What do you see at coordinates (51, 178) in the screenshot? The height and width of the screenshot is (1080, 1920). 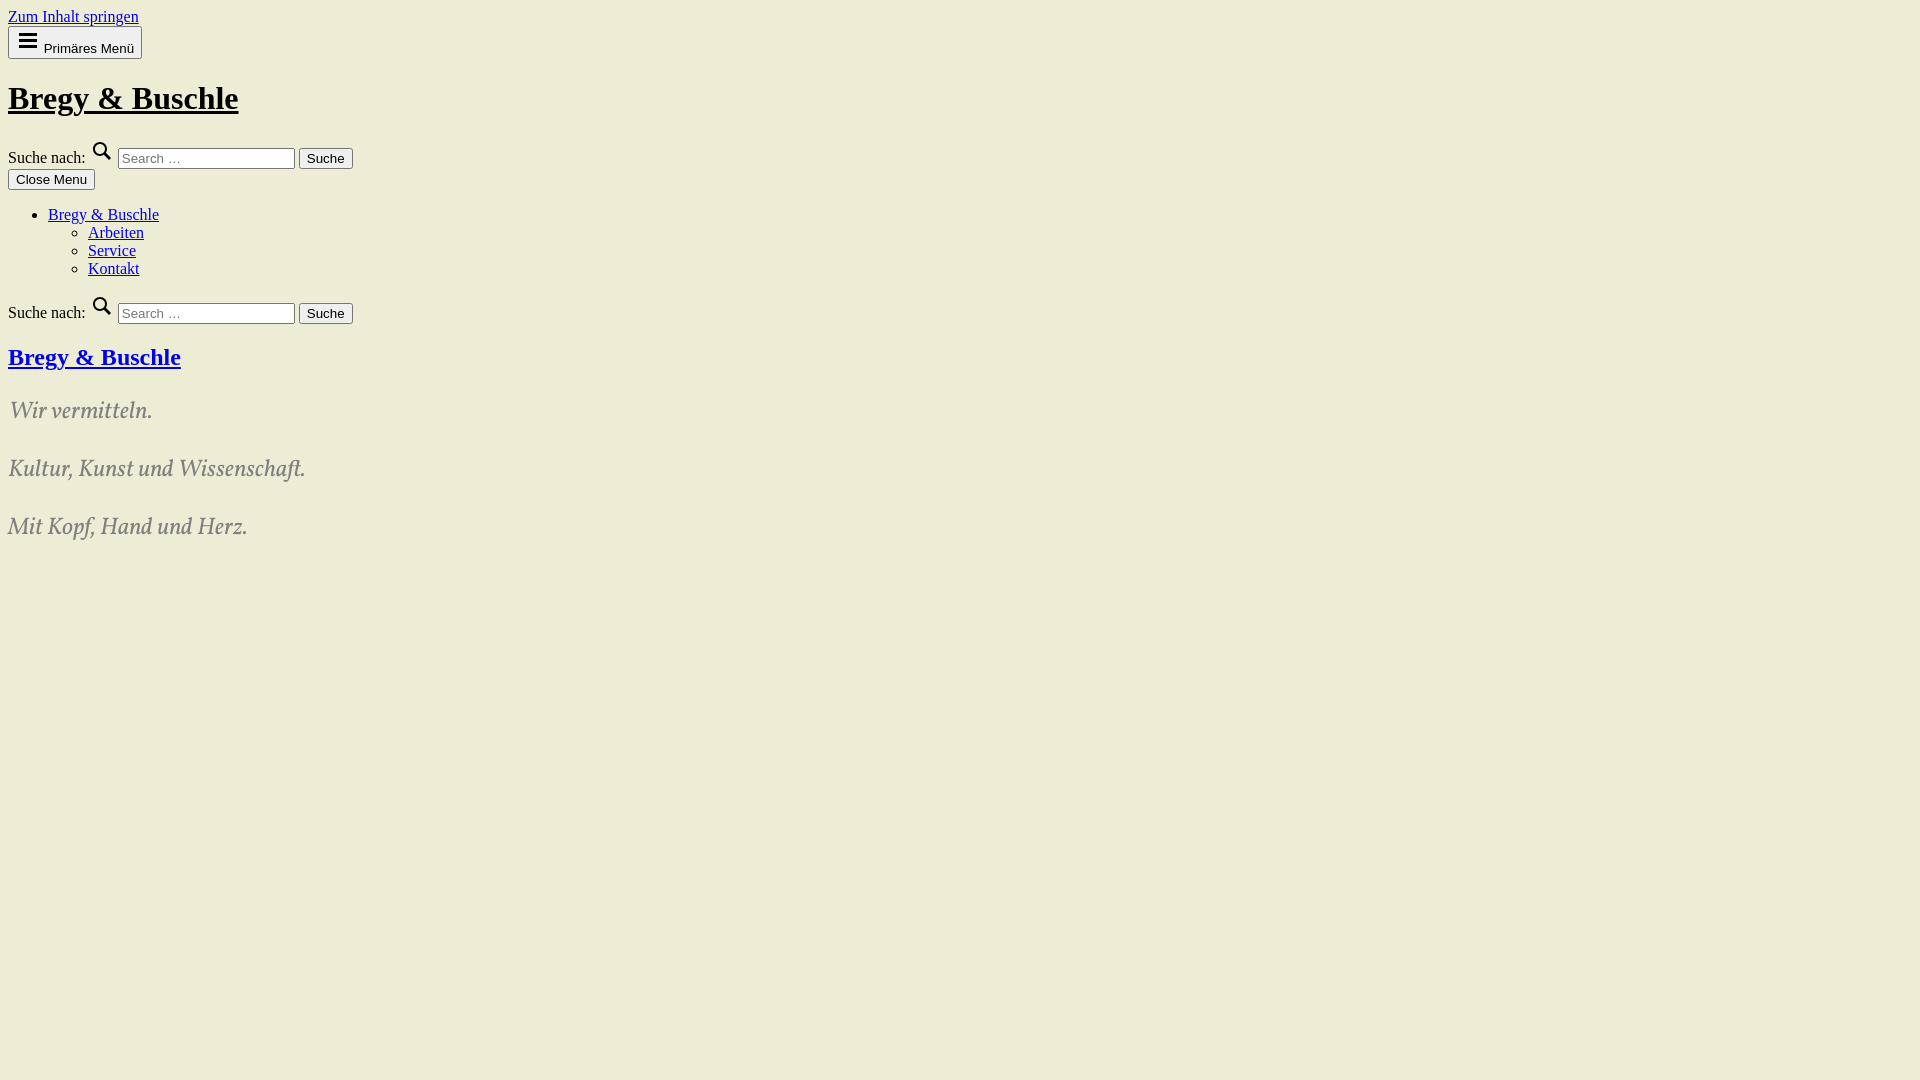 I see `'Close Menu'` at bounding box center [51, 178].